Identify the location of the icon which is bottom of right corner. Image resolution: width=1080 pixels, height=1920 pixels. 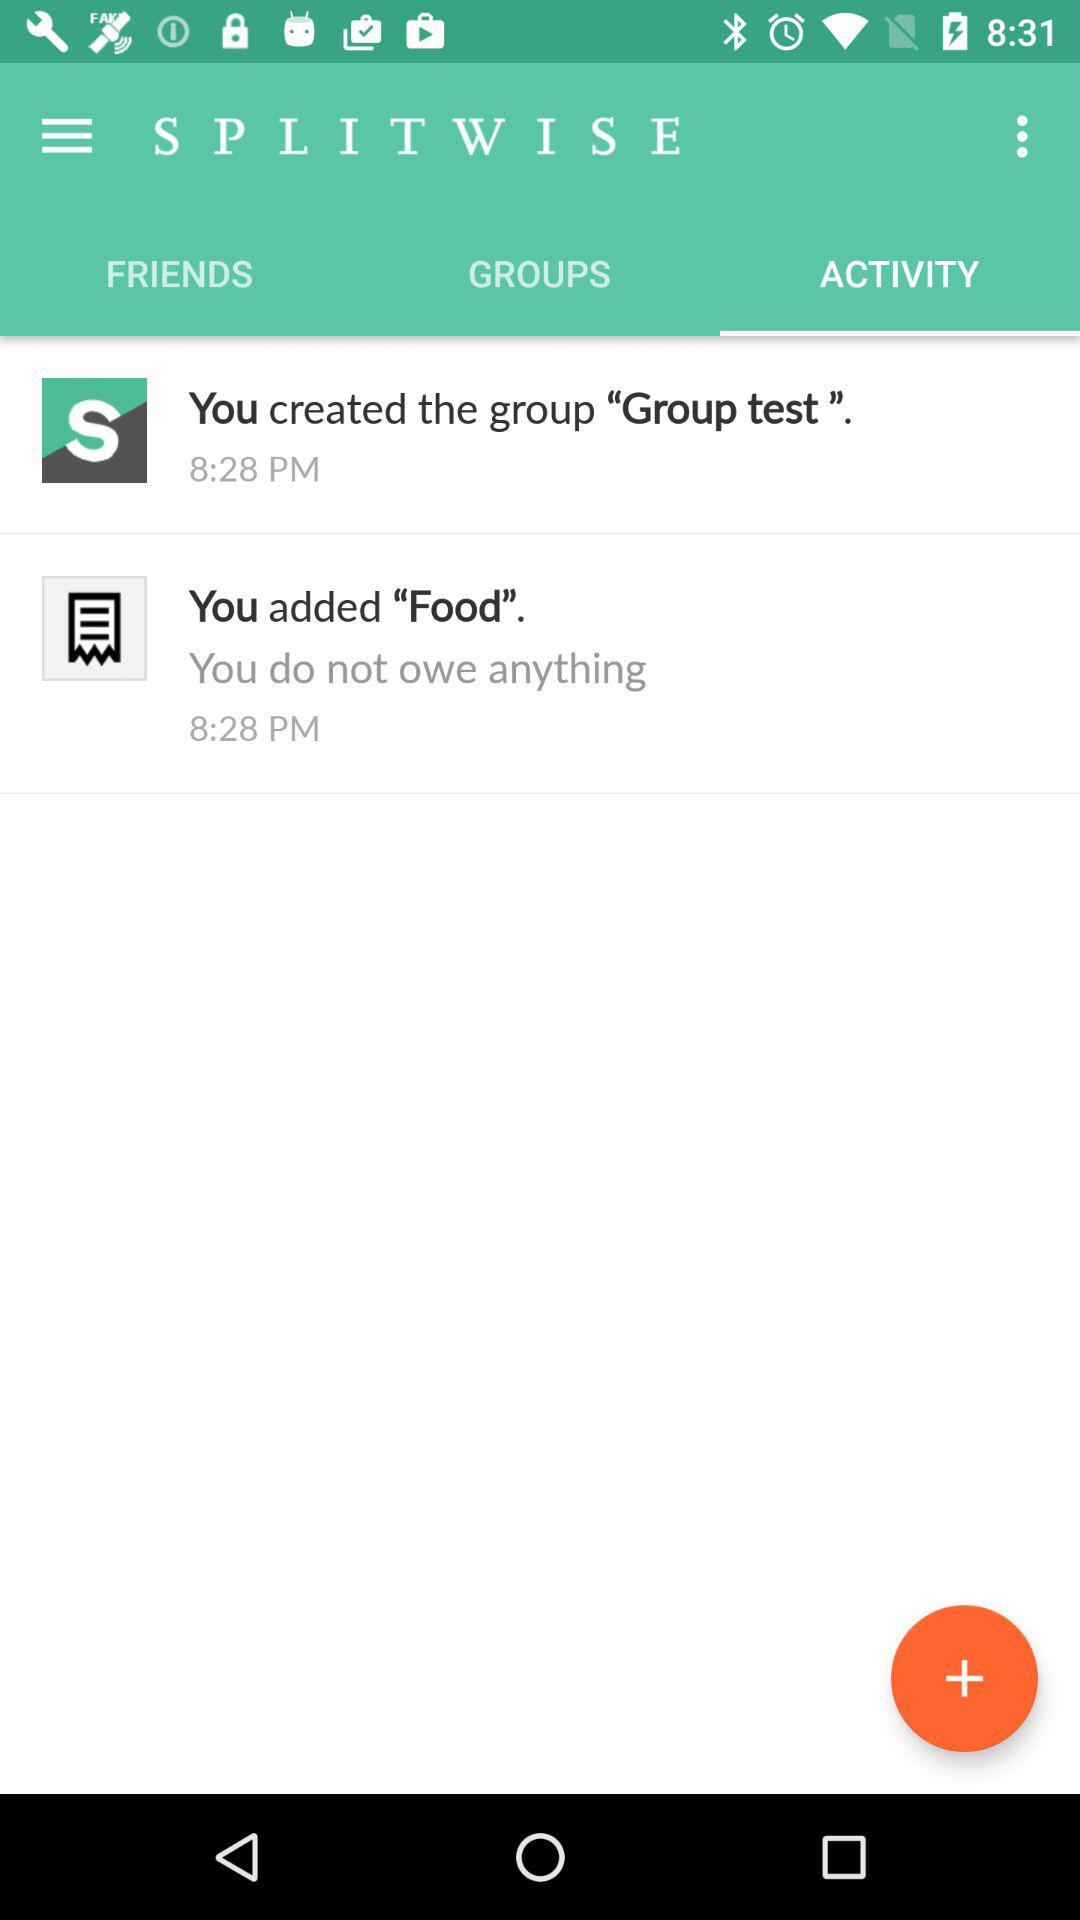
(963, 1678).